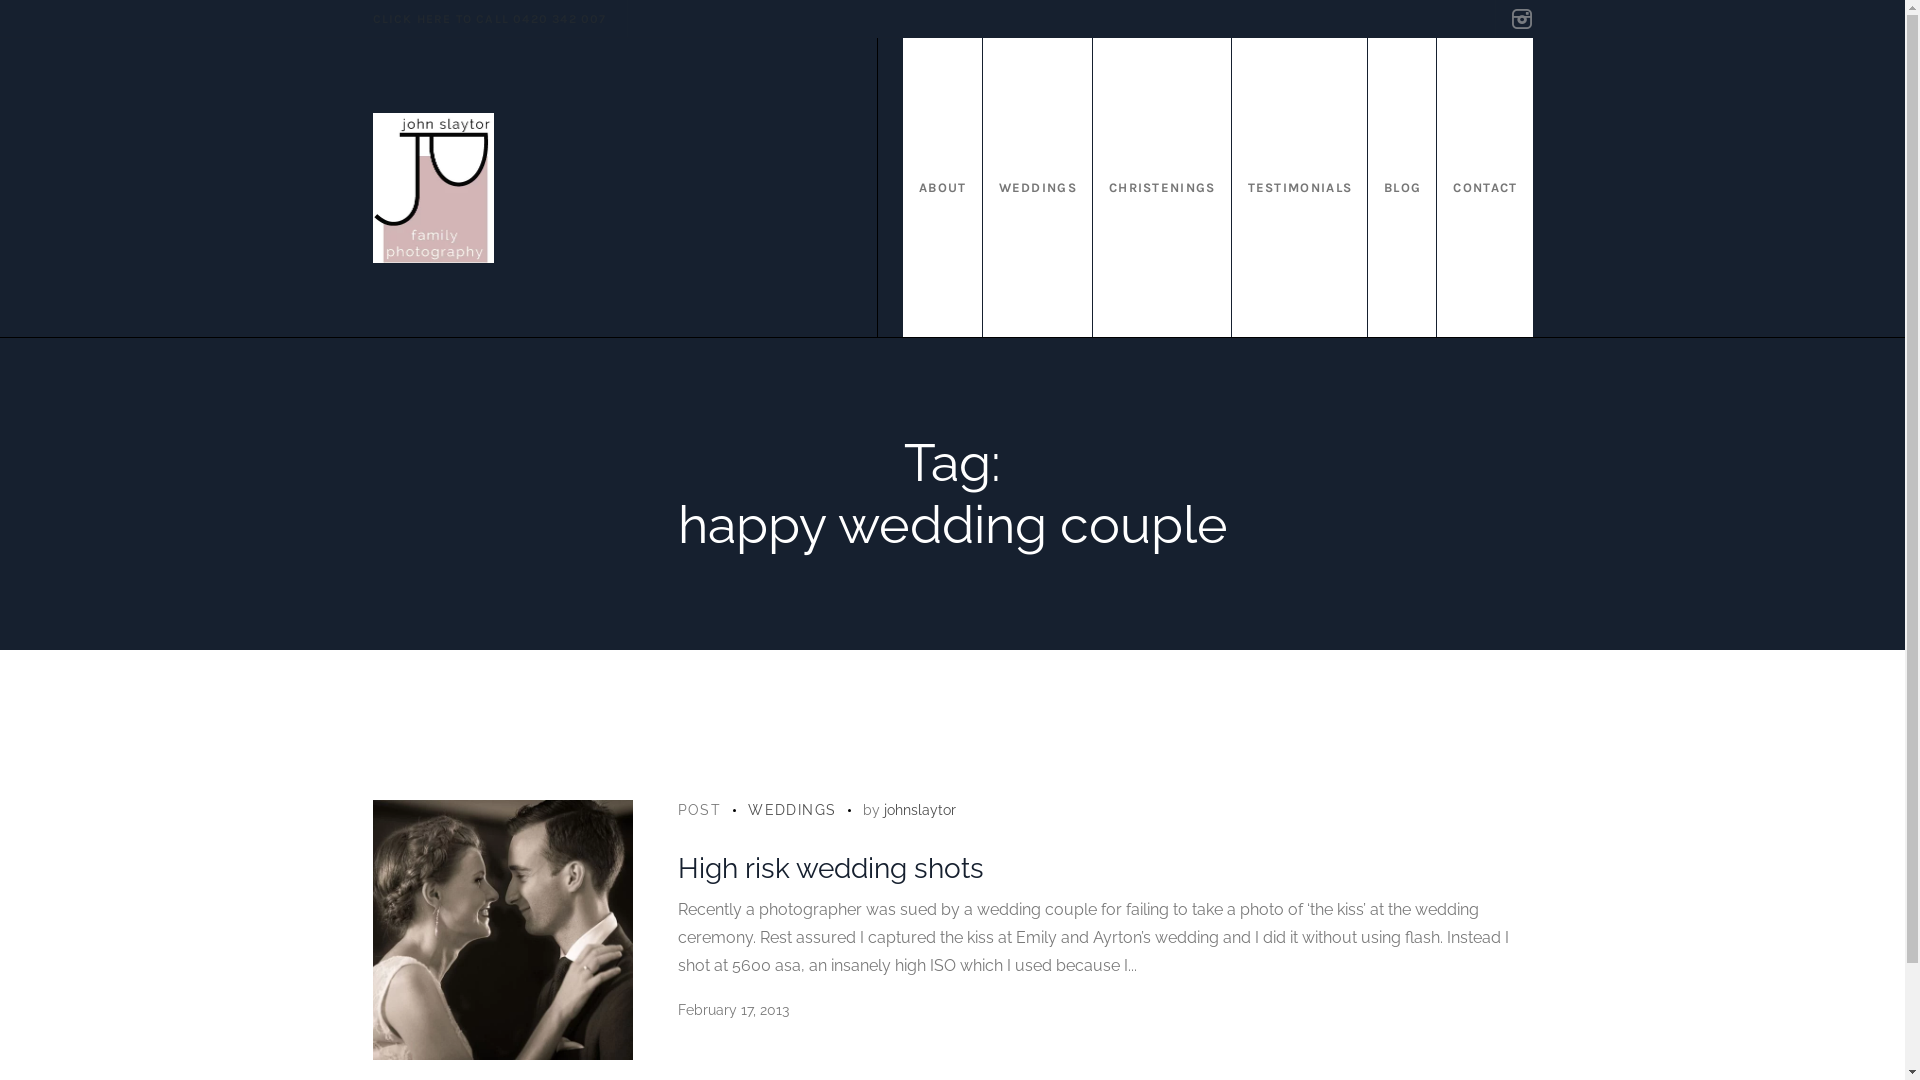  I want to click on 'TESTIMONIALS', so click(1300, 187).